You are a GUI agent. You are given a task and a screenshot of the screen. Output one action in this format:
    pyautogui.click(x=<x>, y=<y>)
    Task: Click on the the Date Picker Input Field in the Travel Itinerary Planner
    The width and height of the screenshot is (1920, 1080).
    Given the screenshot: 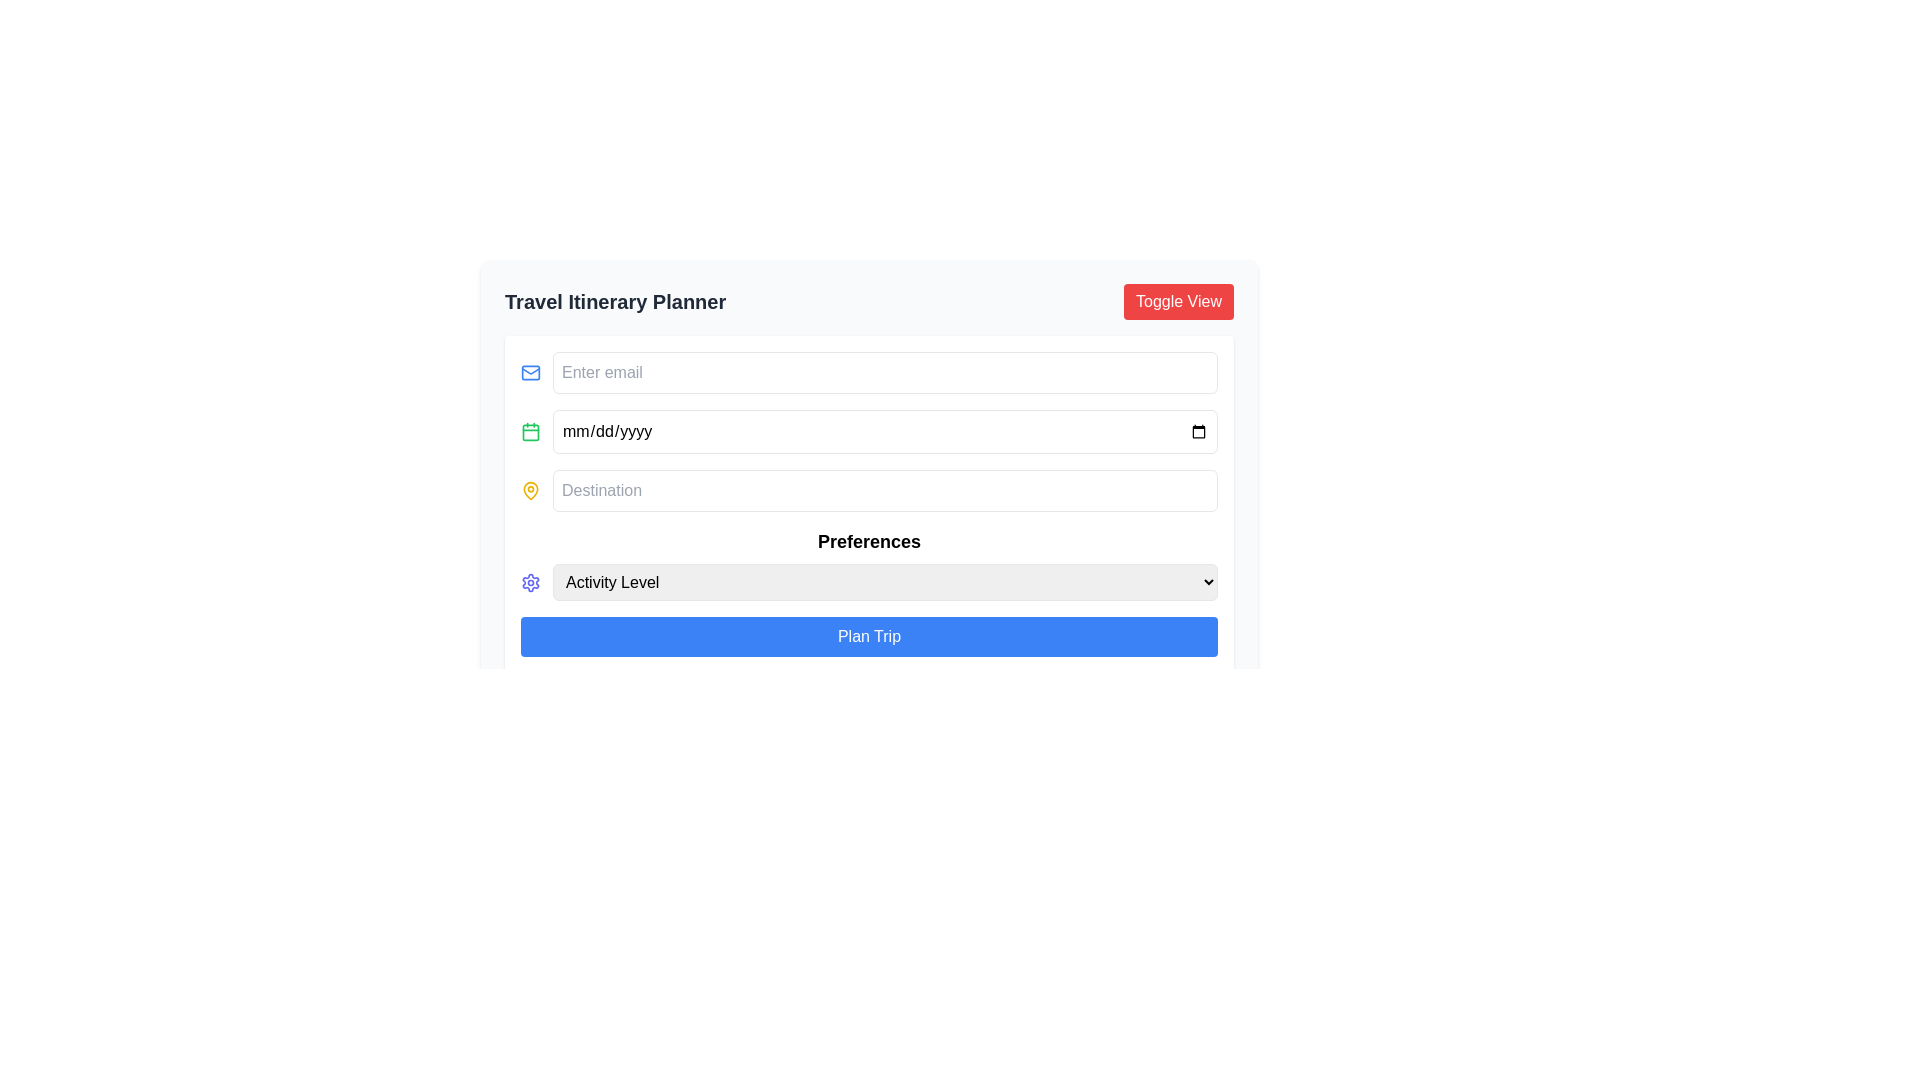 What is the action you would take?
    pyautogui.click(x=869, y=431)
    